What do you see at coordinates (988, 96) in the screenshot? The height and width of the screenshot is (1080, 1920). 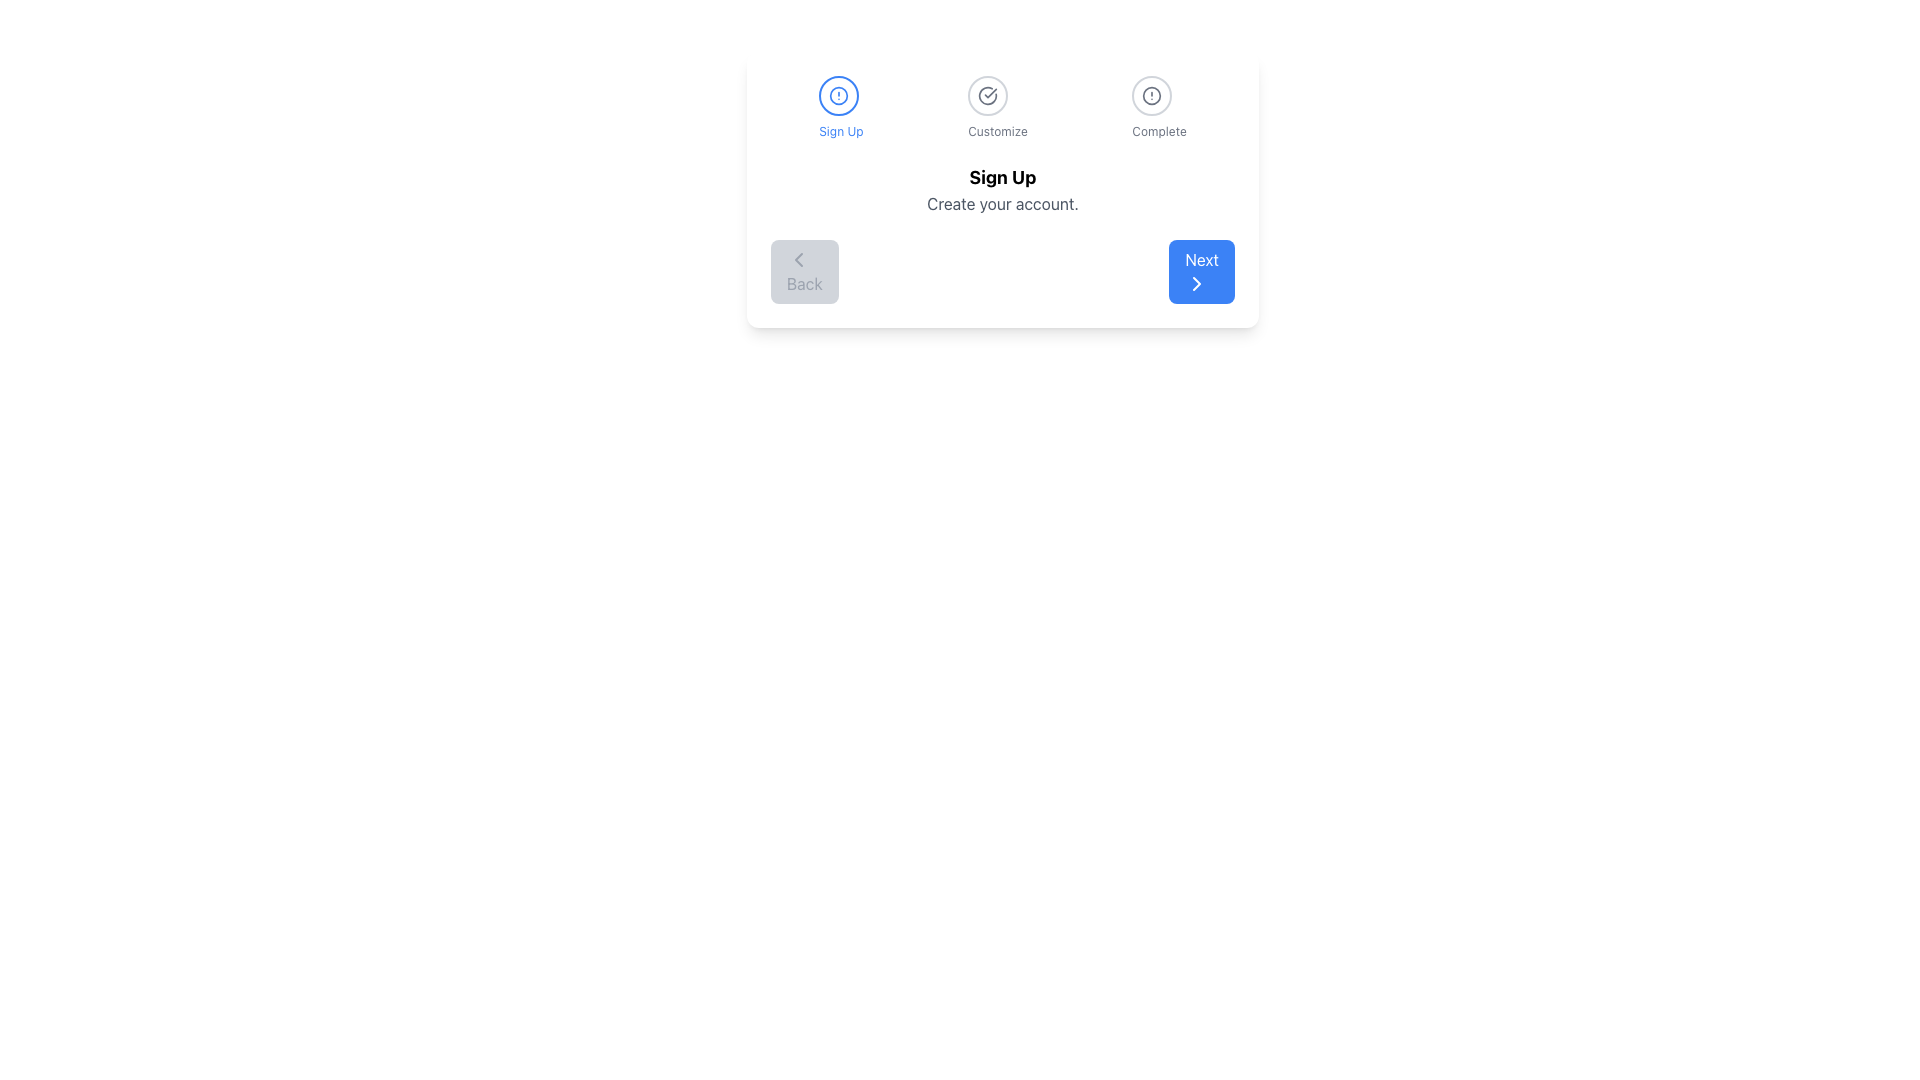 I see `the leftmost circular 'Sign Up' button located in the top center of the interface for additional details` at bounding box center [988, 96].